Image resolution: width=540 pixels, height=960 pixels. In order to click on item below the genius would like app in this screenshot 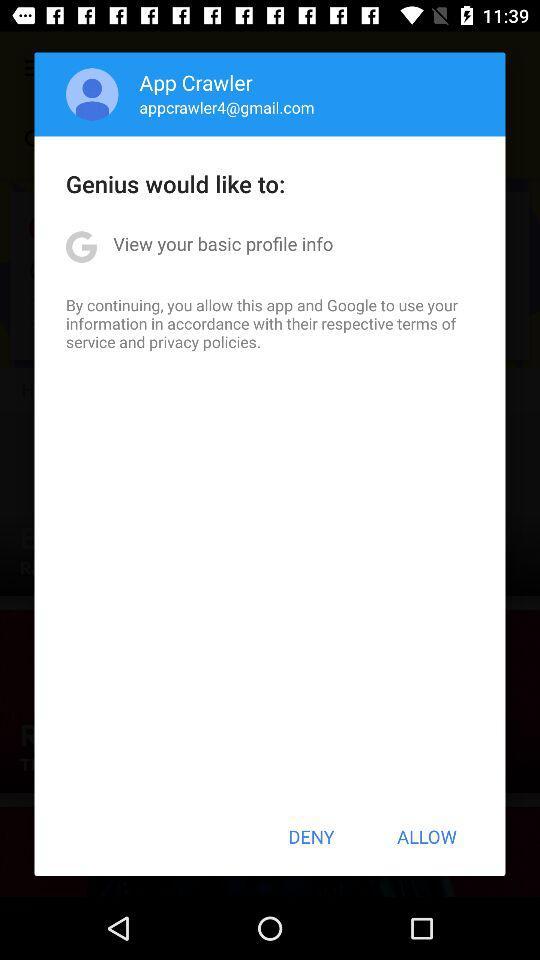, I will do `click(222, 242)`.